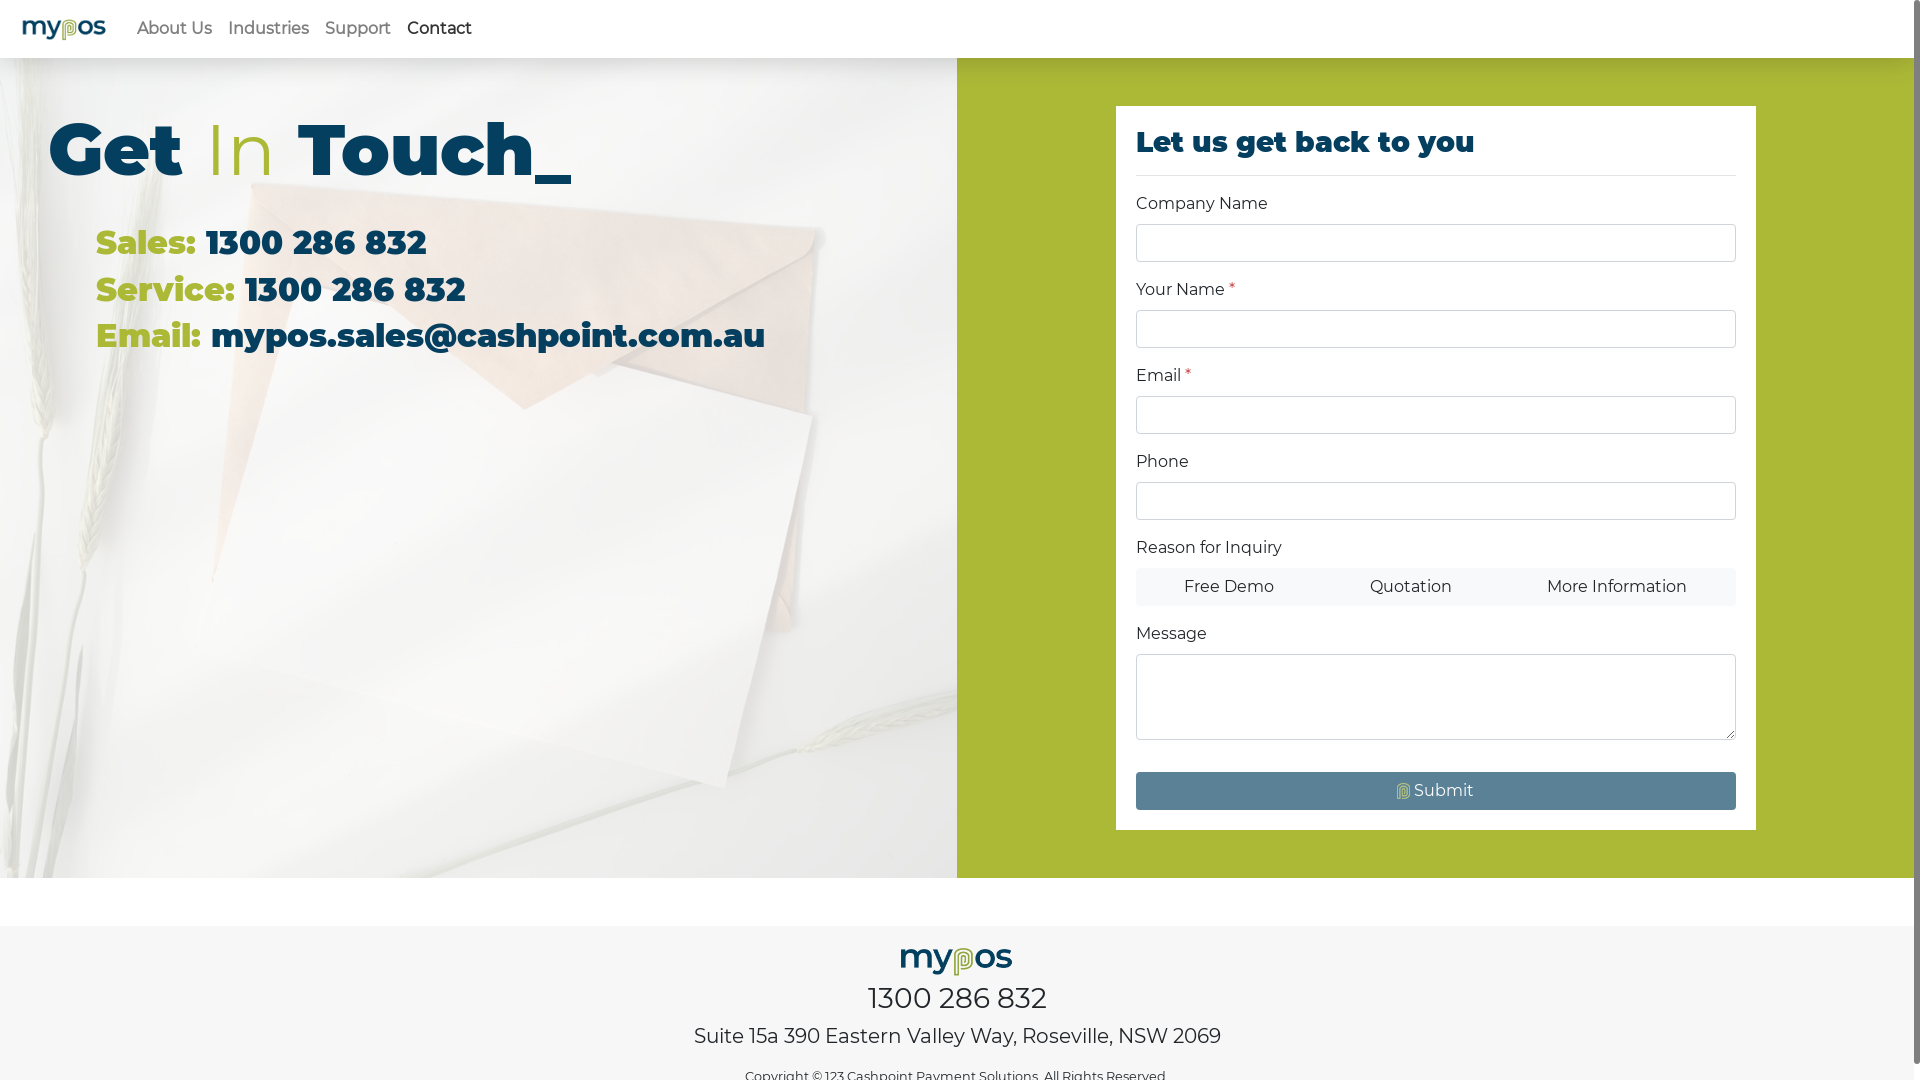 The height and width of the screenshot is (1080, 1920). I want to click on 'Industries', so click(267, 29).